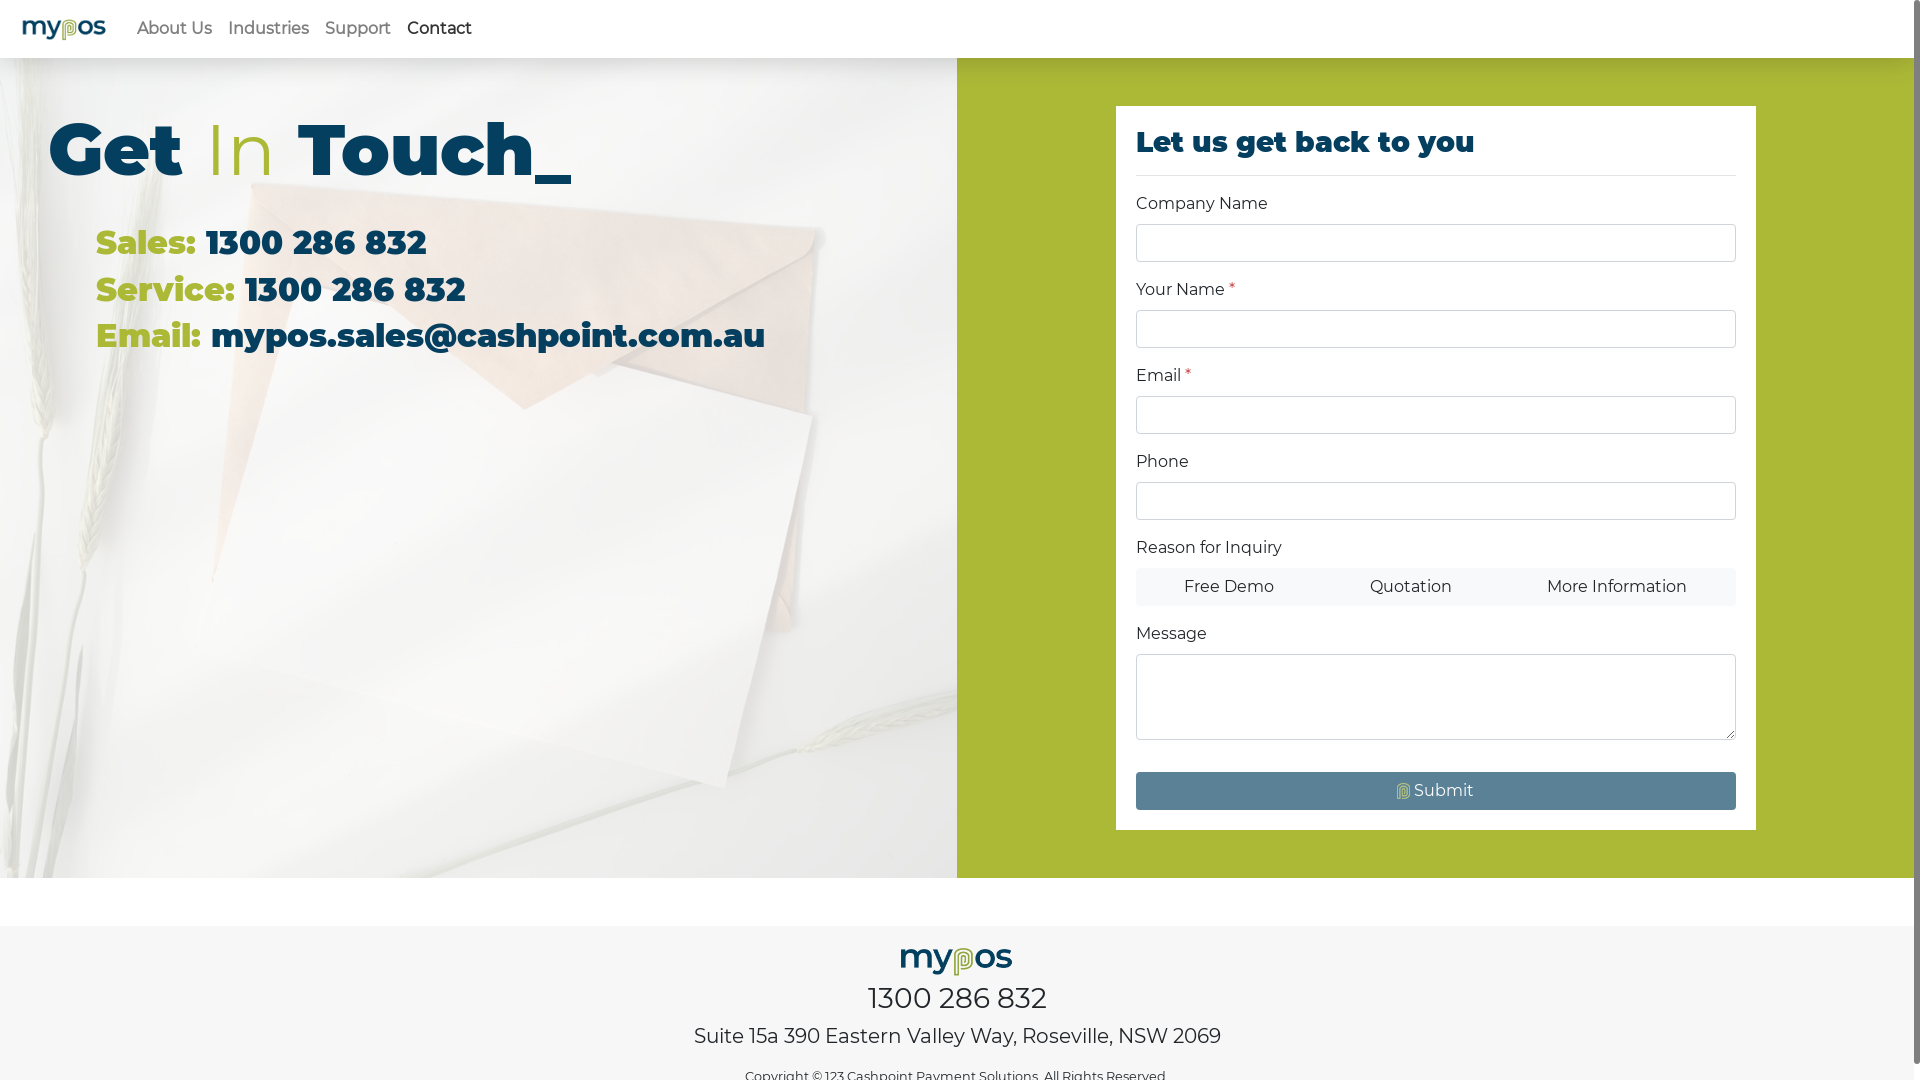 The height and width of the screenshot is (1080, 1920). I want to click on 'Industries', so click(267, 29).